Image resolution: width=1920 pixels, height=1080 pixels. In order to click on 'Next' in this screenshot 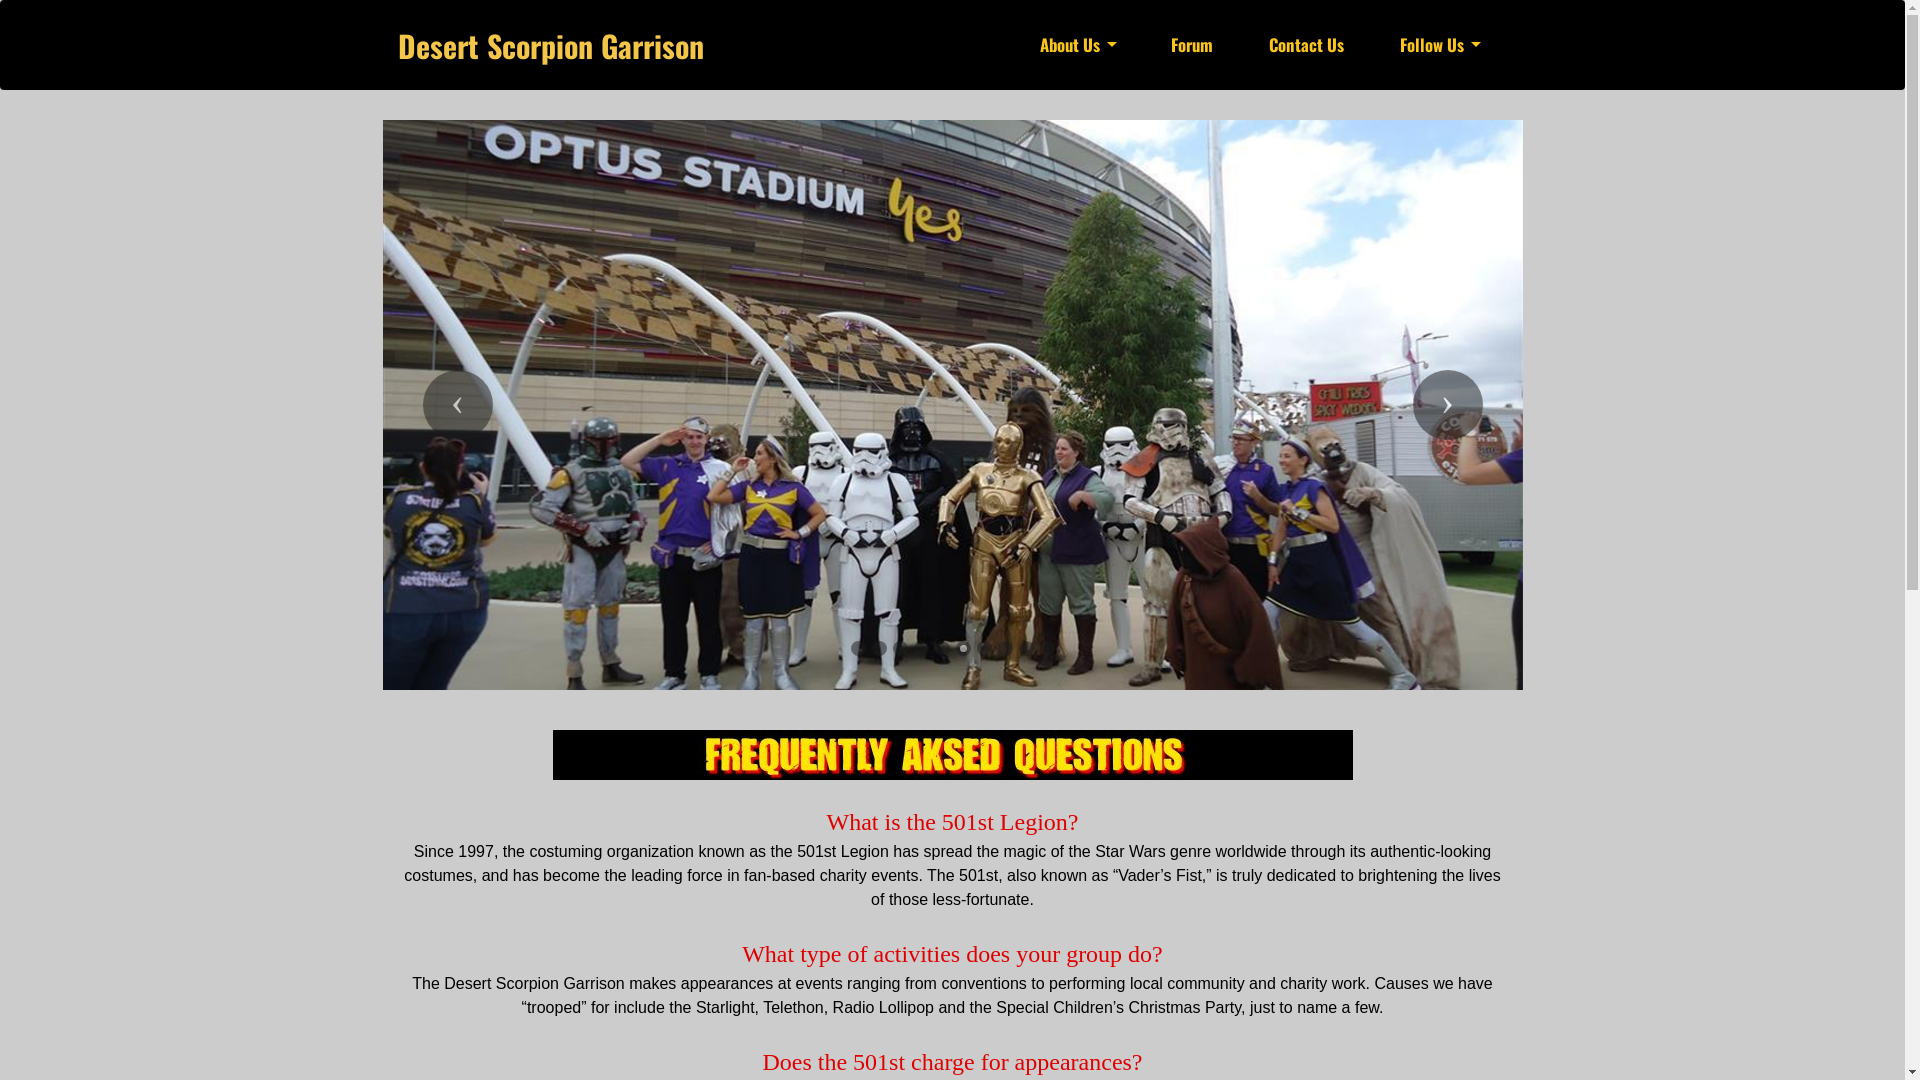, I will do `click(1446, 405)`.